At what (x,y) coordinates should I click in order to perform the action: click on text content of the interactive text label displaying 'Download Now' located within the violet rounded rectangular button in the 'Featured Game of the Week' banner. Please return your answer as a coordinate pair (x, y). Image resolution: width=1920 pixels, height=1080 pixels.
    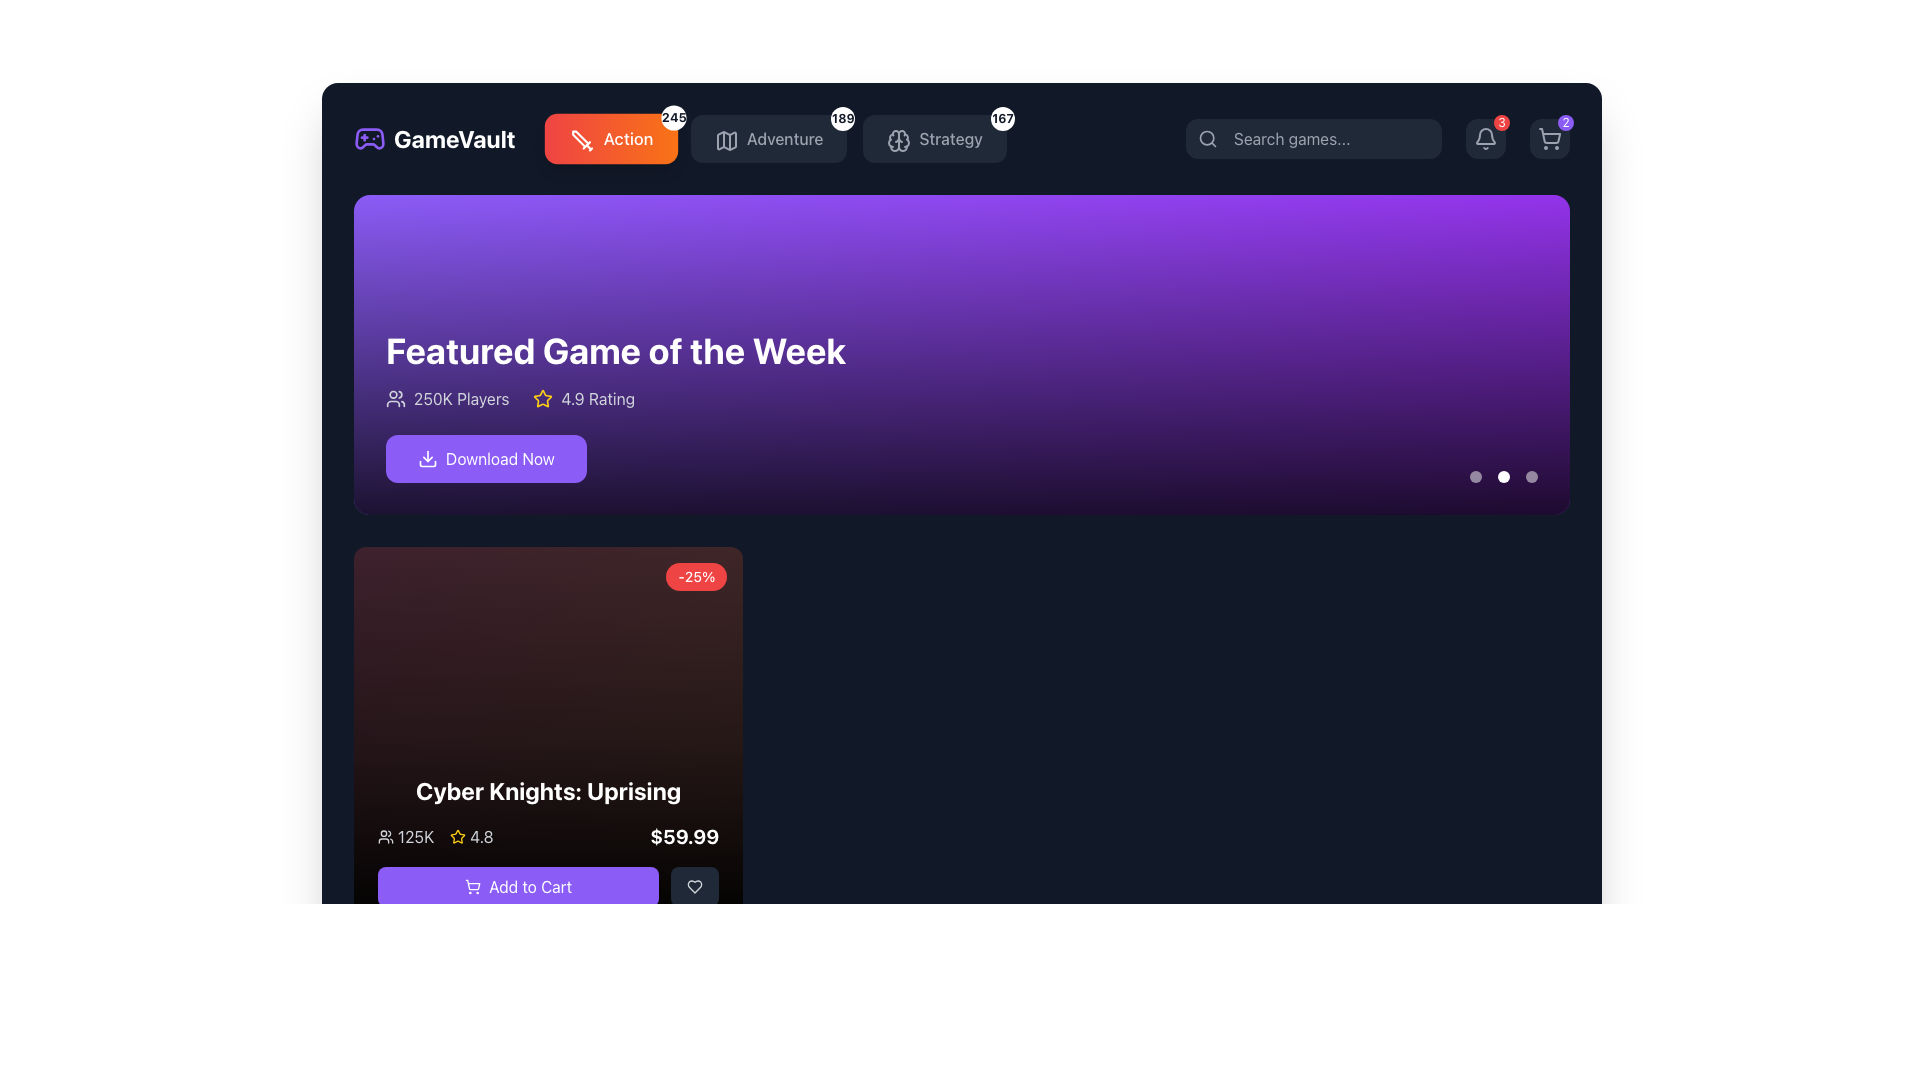
    Looking at the image, I should click on (500, 459).